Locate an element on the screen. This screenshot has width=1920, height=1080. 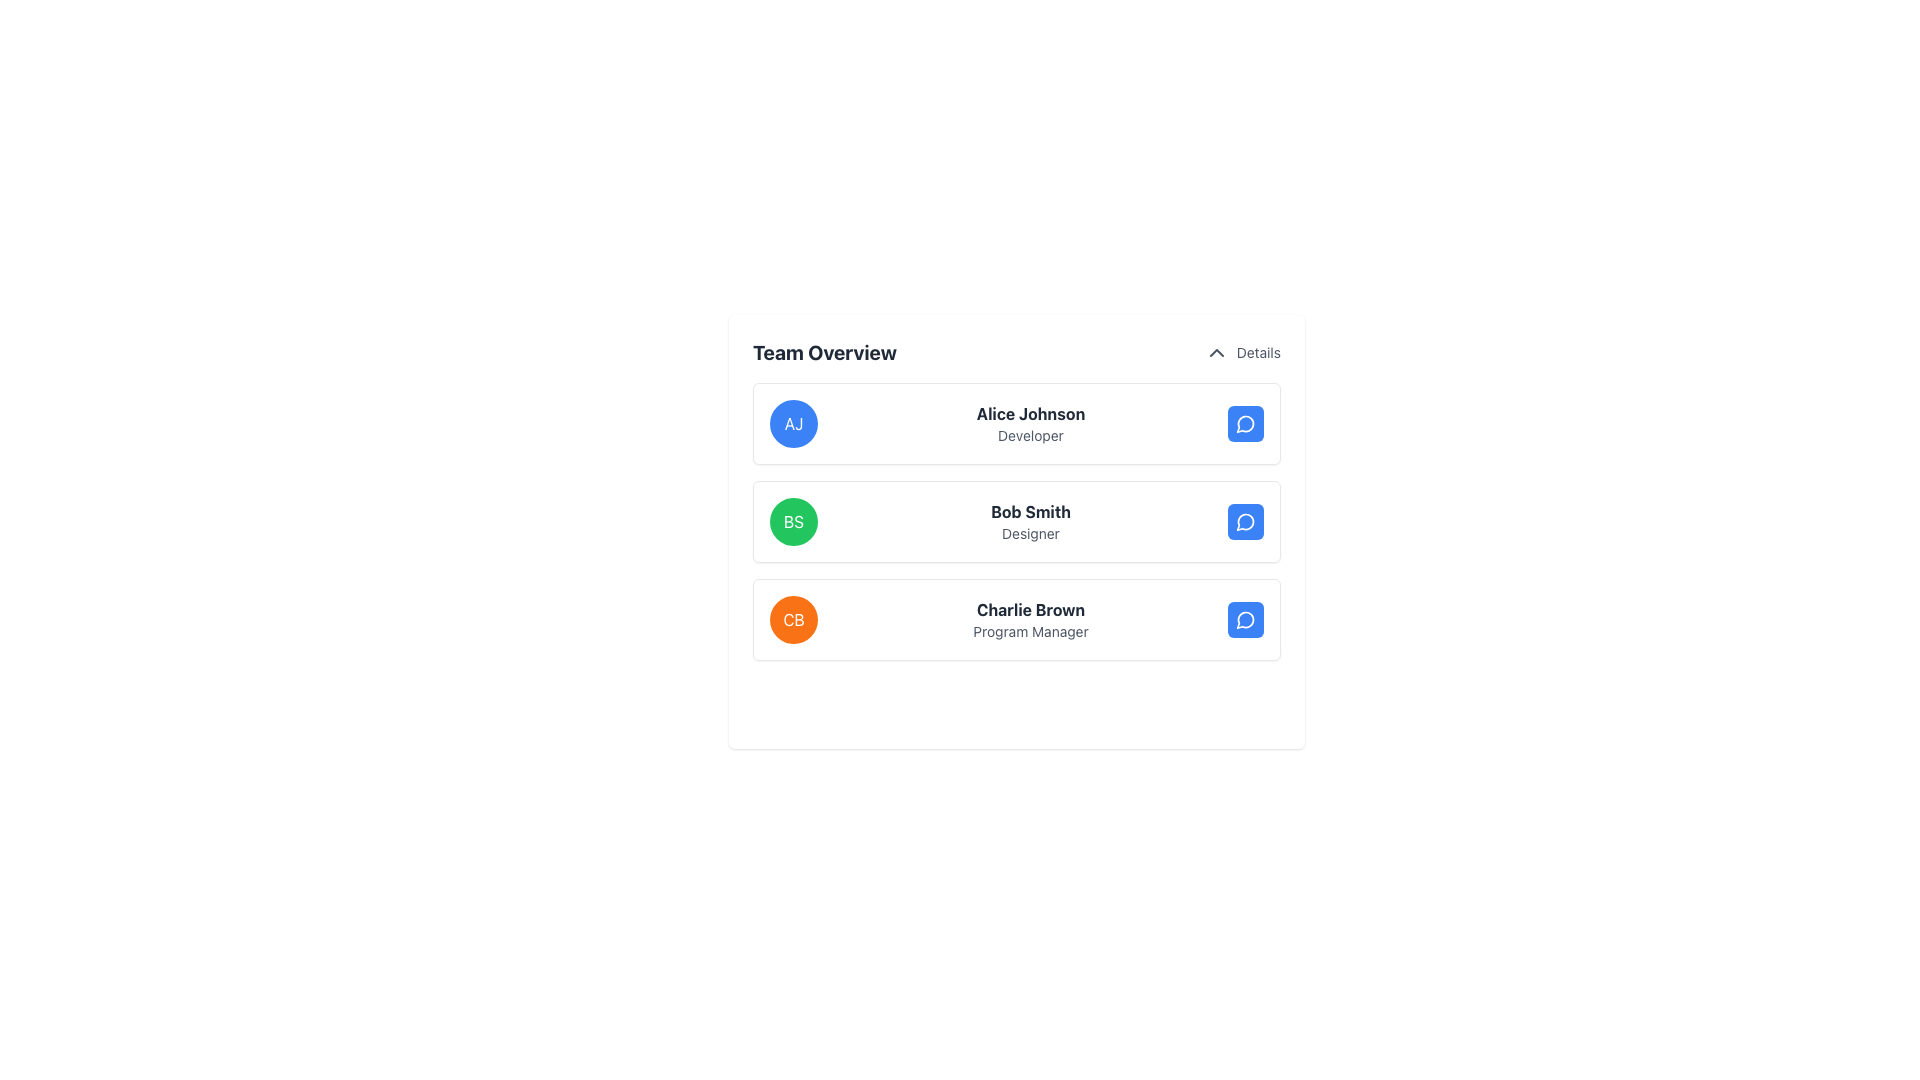
the small, circular, gray chat bubble-like icon located within the rightmost blue circular component in the 'Team Overview' section under 'Alice Johnson' is located at coordinates (1244, 423).